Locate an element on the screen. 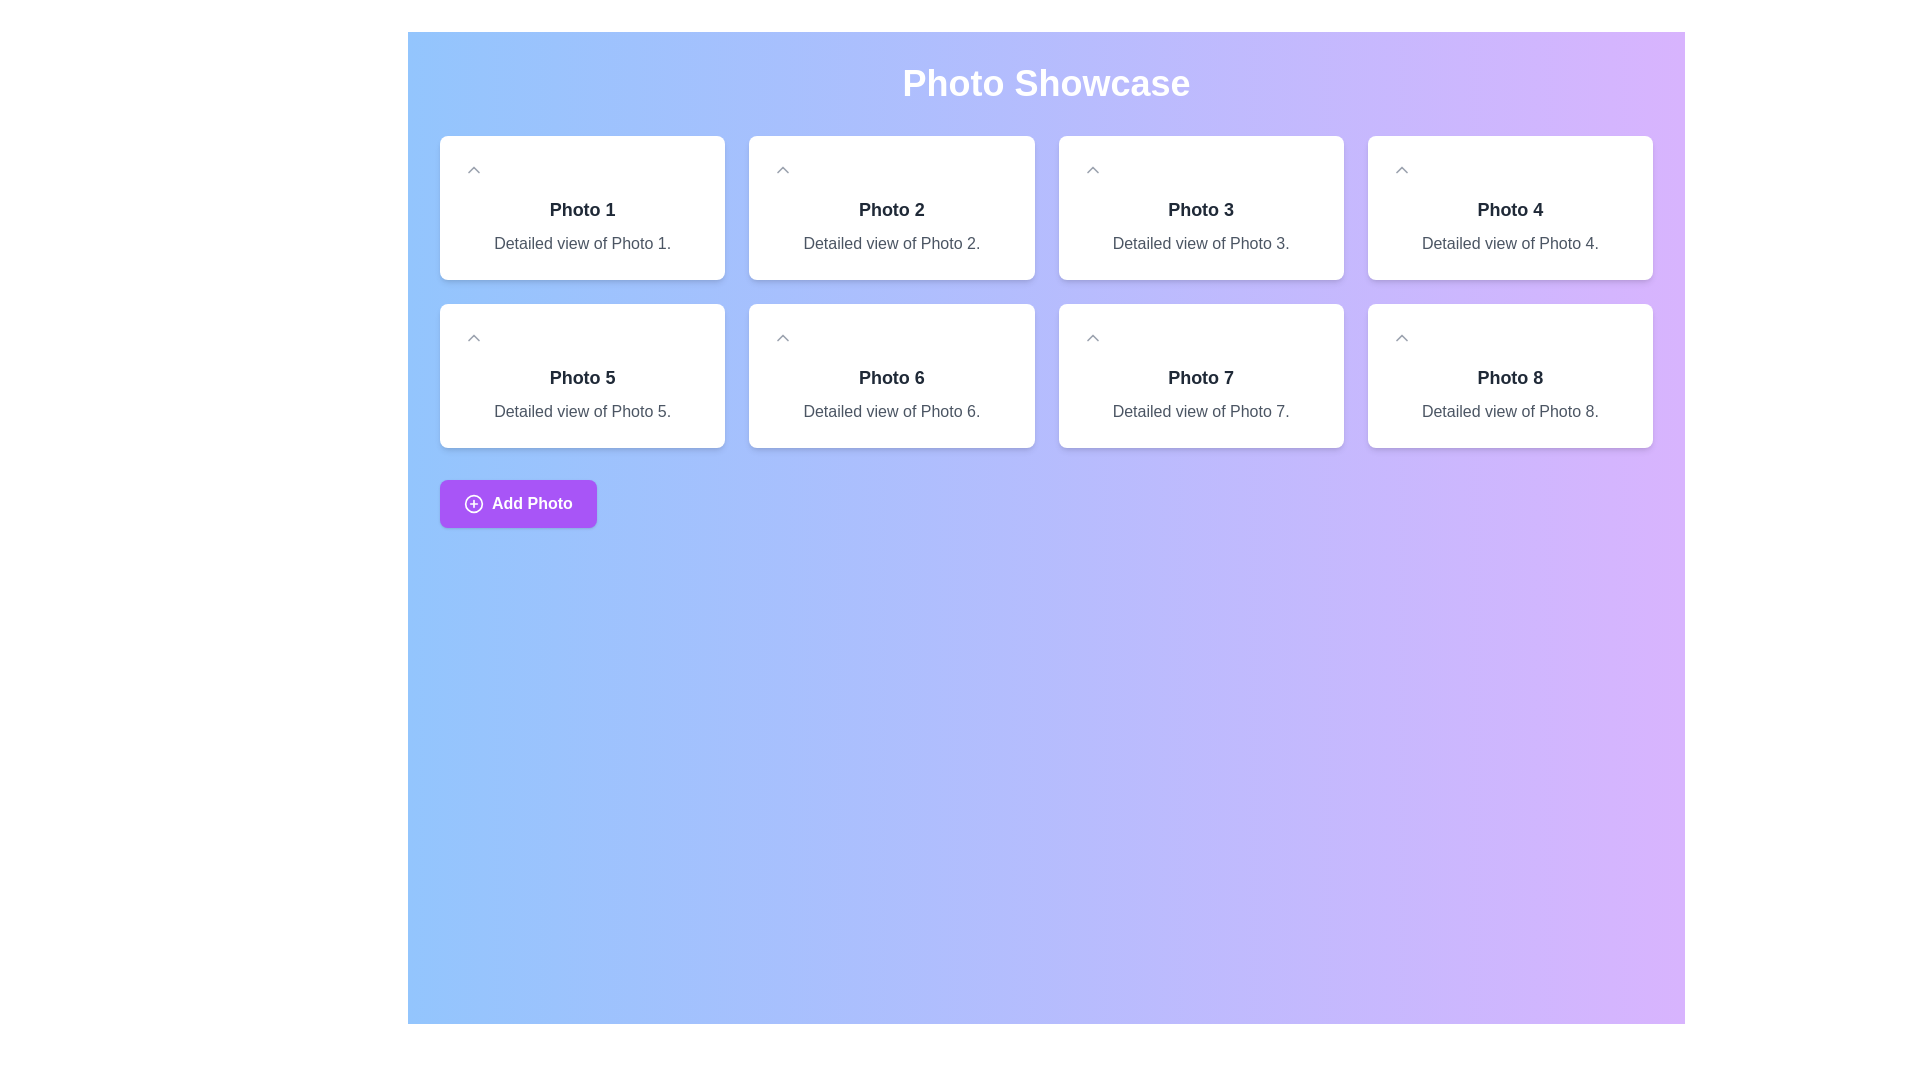  the text display labeled 'Photo 1' is located at coordinates (581, 209).